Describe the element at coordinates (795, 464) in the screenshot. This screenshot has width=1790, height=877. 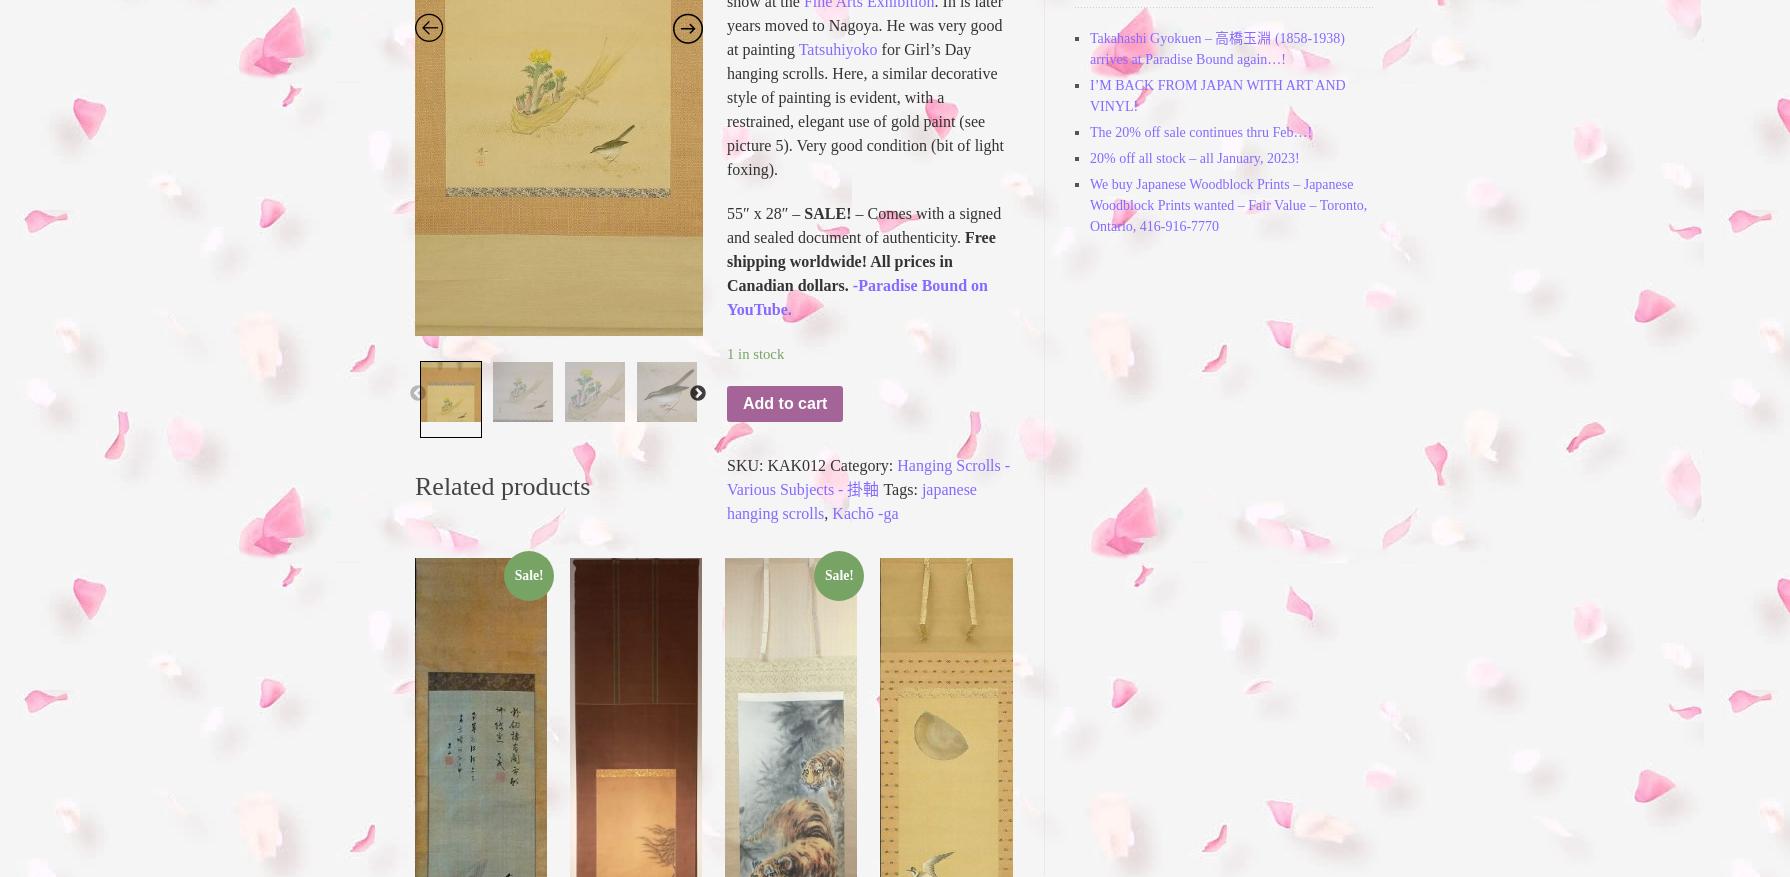
I see `'KAK012'` at that location.